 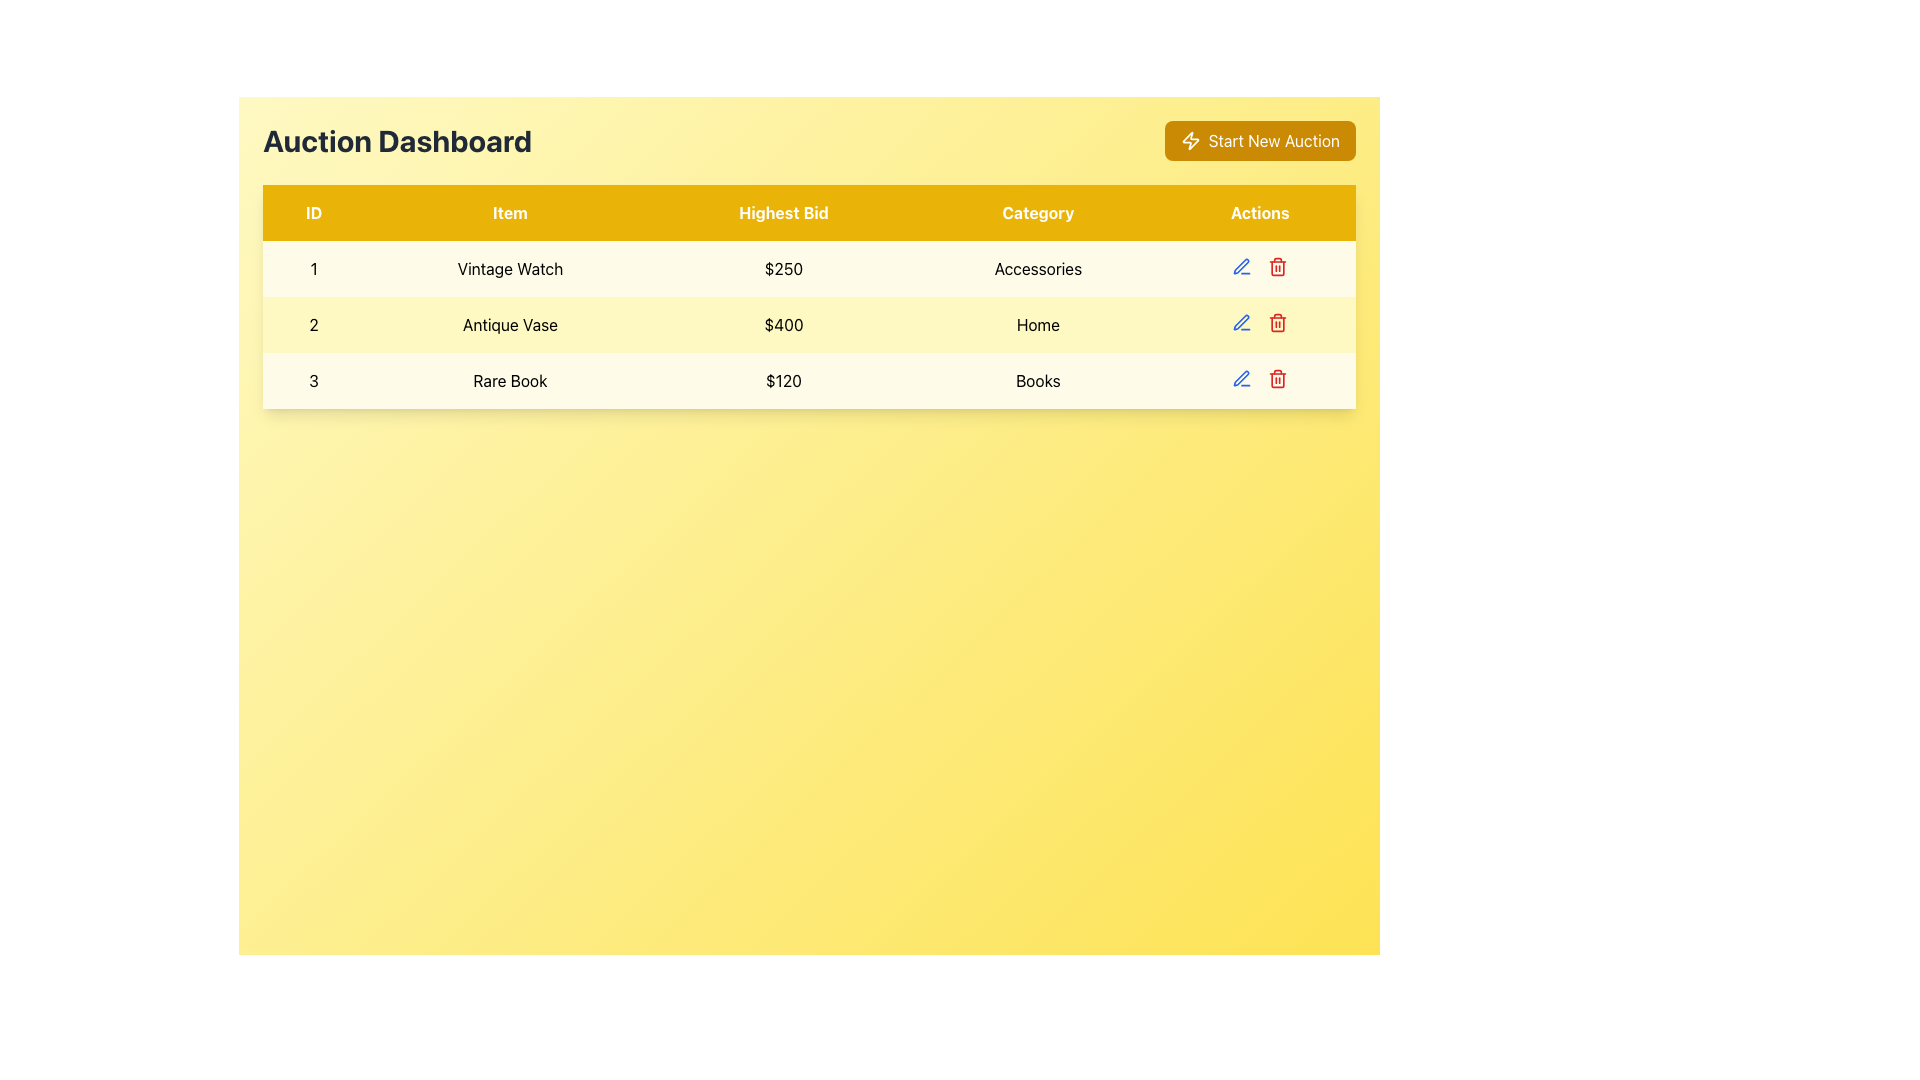 What do you see at coordinates (313, 381) in the screenshot?
I see `the static text element that displays the identifier for the 'Rare Book' entry in the first column of the third row under the 'ID' column header` at bounding box center [313, 381].